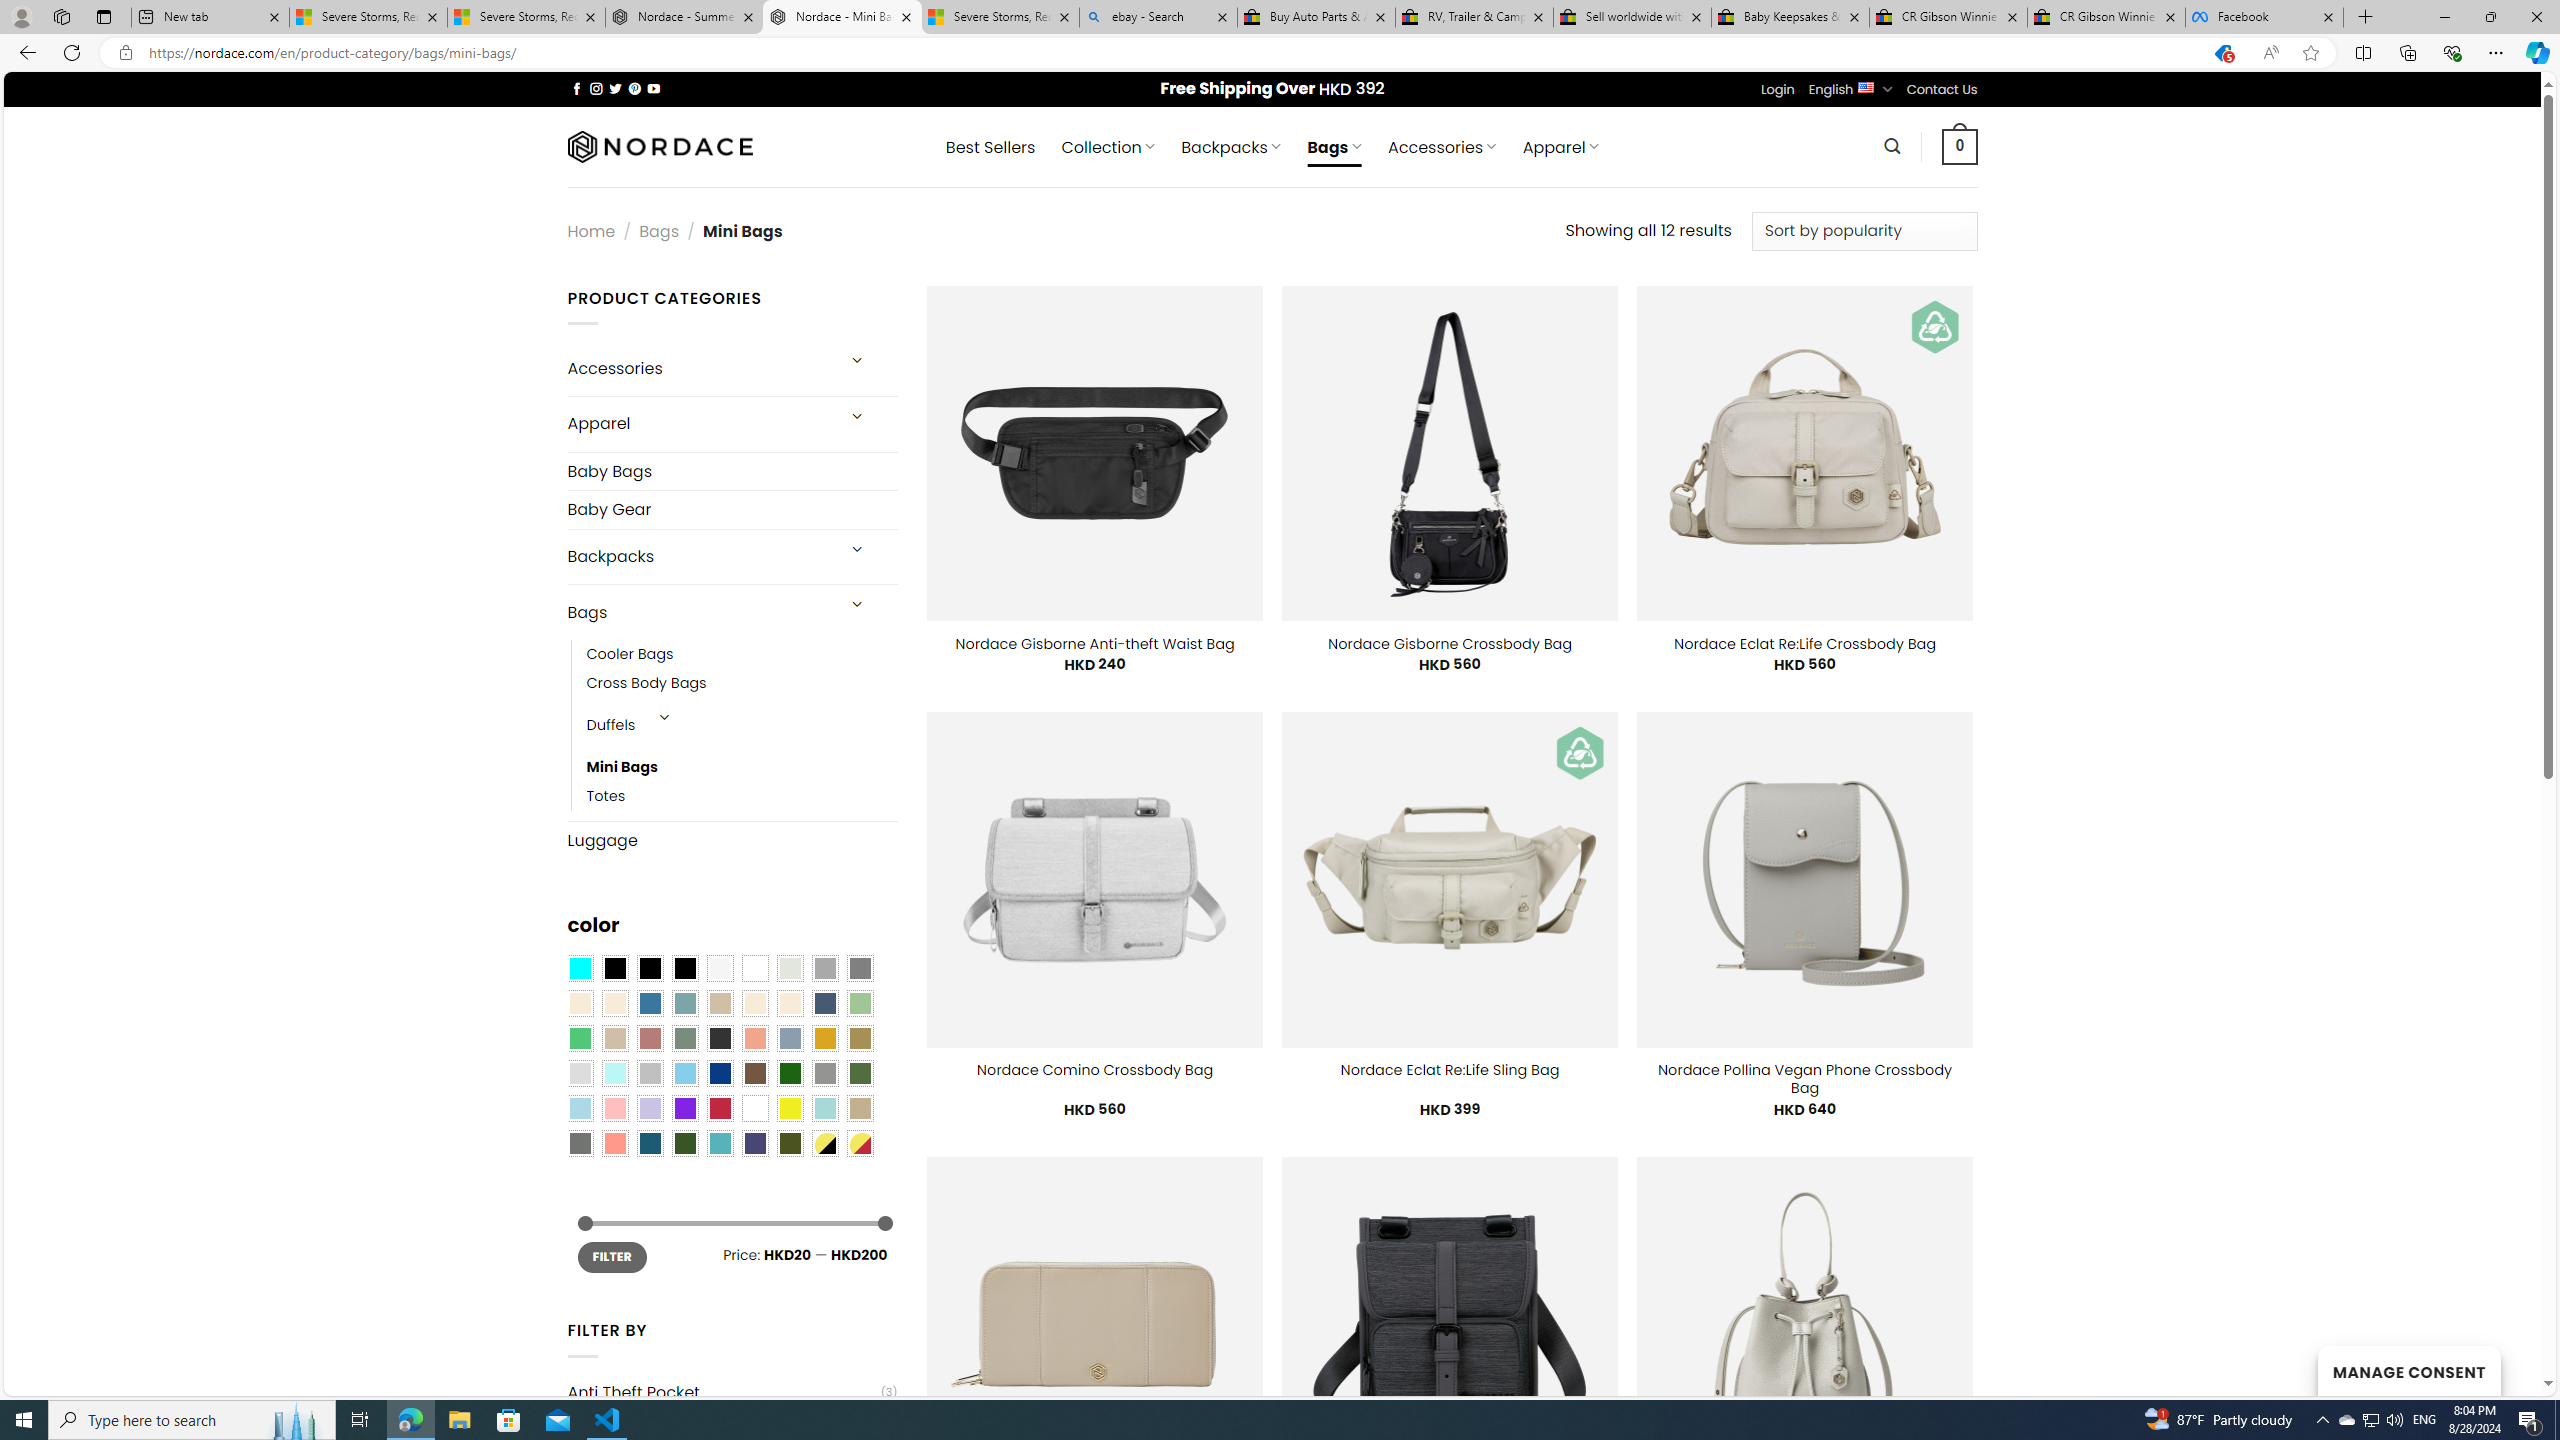 This screenshot has width=2560, height=1440. I want to click on 'Cooler Bags', so click(628, 654).